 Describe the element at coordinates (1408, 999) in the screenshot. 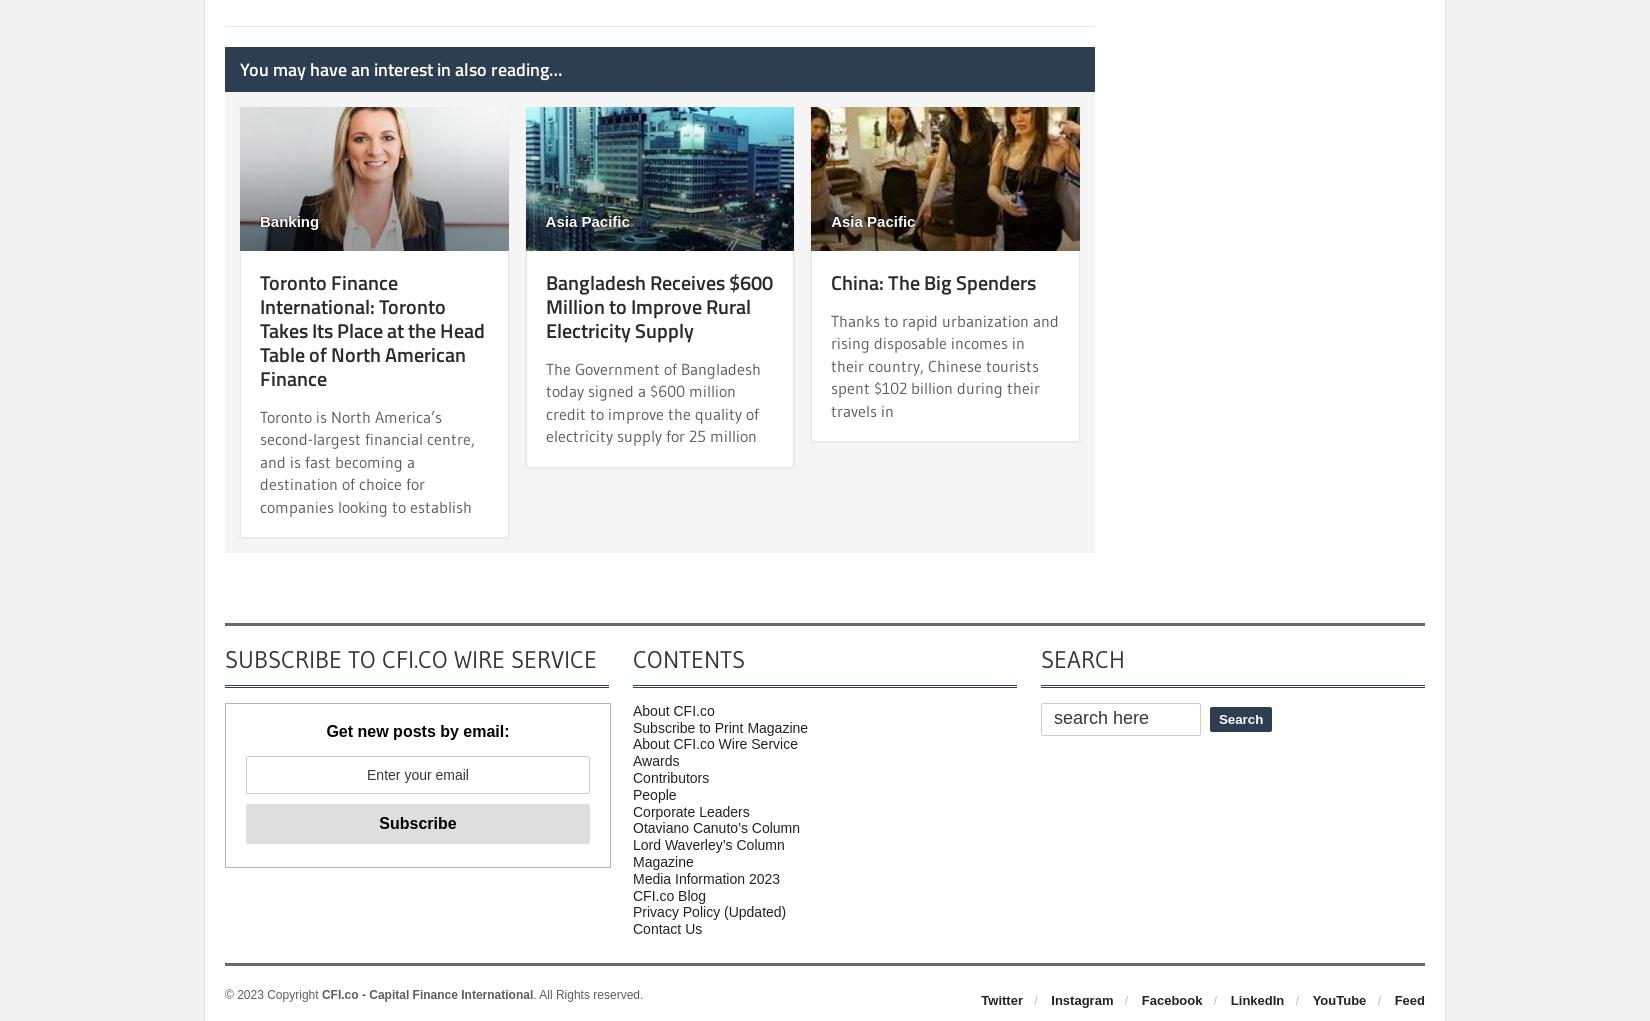

I see `'Feed'` at that location.